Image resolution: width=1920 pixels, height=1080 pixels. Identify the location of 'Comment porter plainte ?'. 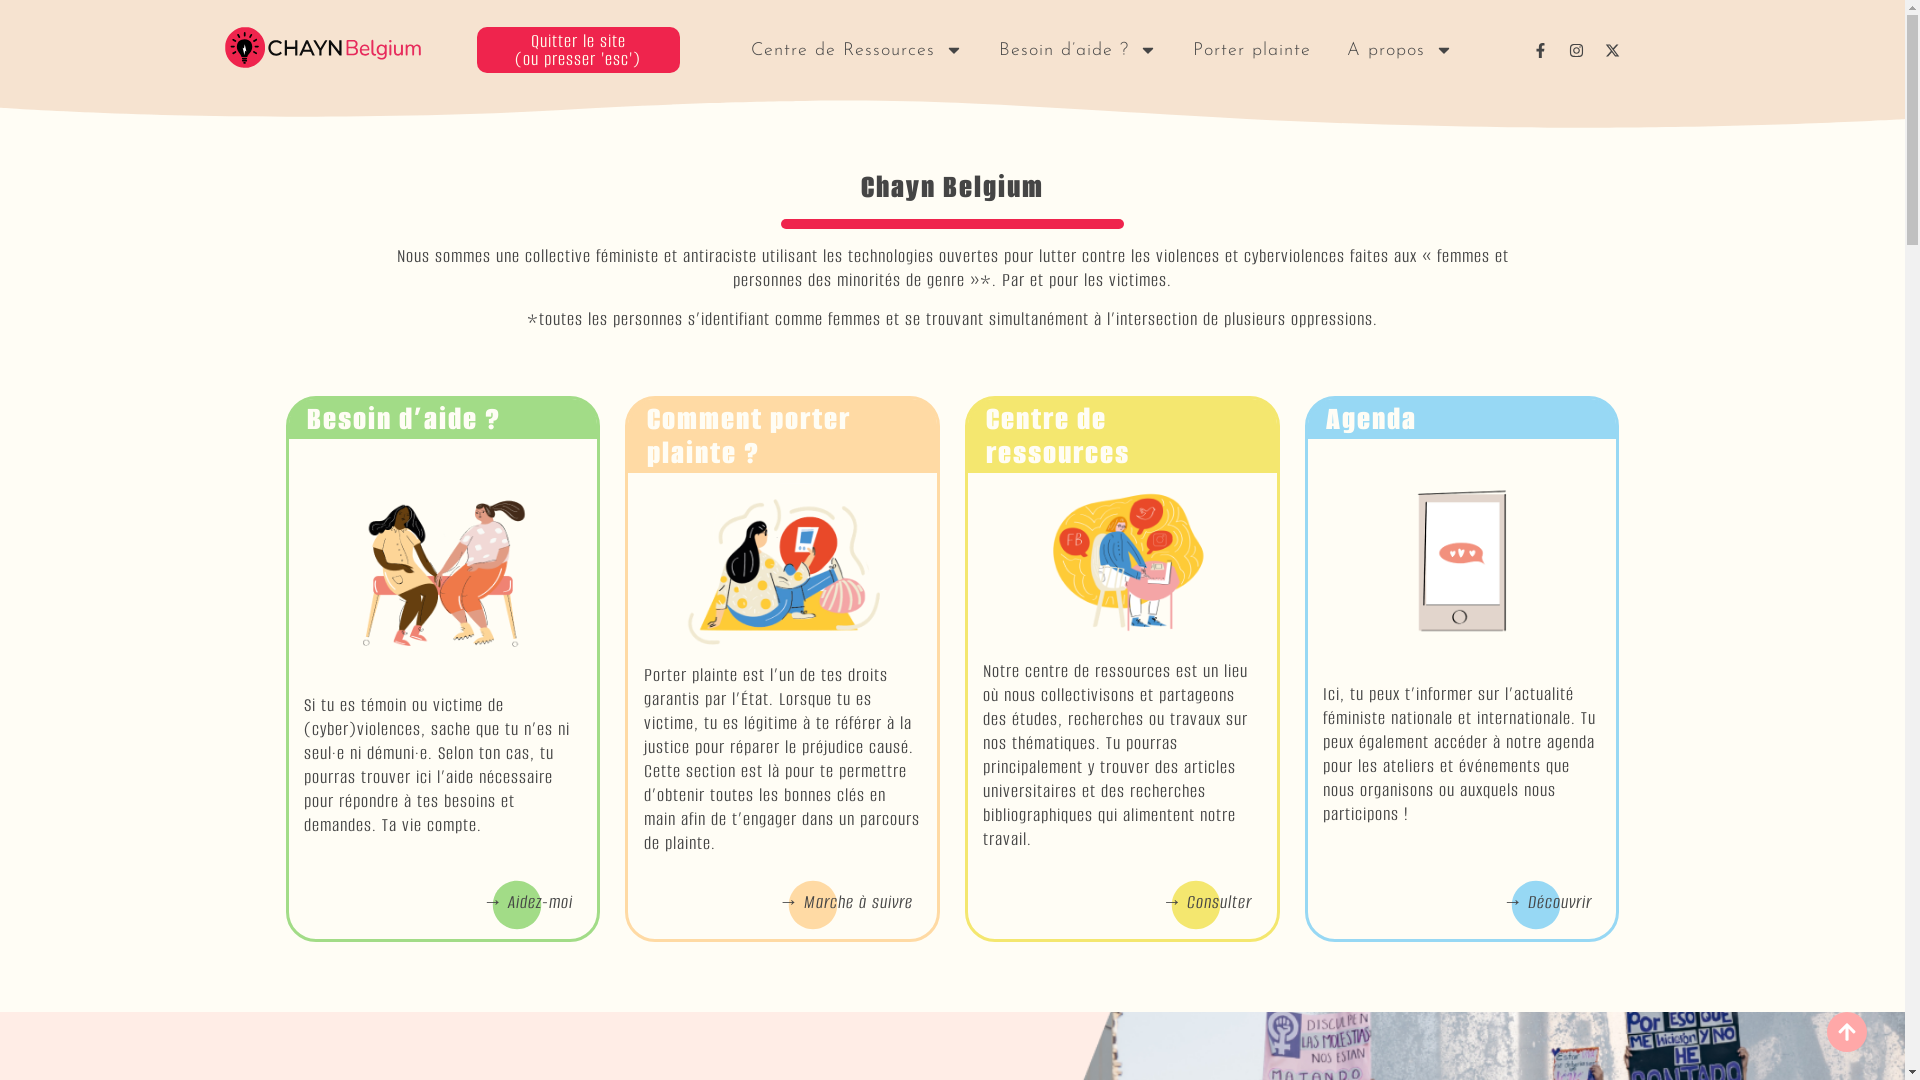
(647, 434).